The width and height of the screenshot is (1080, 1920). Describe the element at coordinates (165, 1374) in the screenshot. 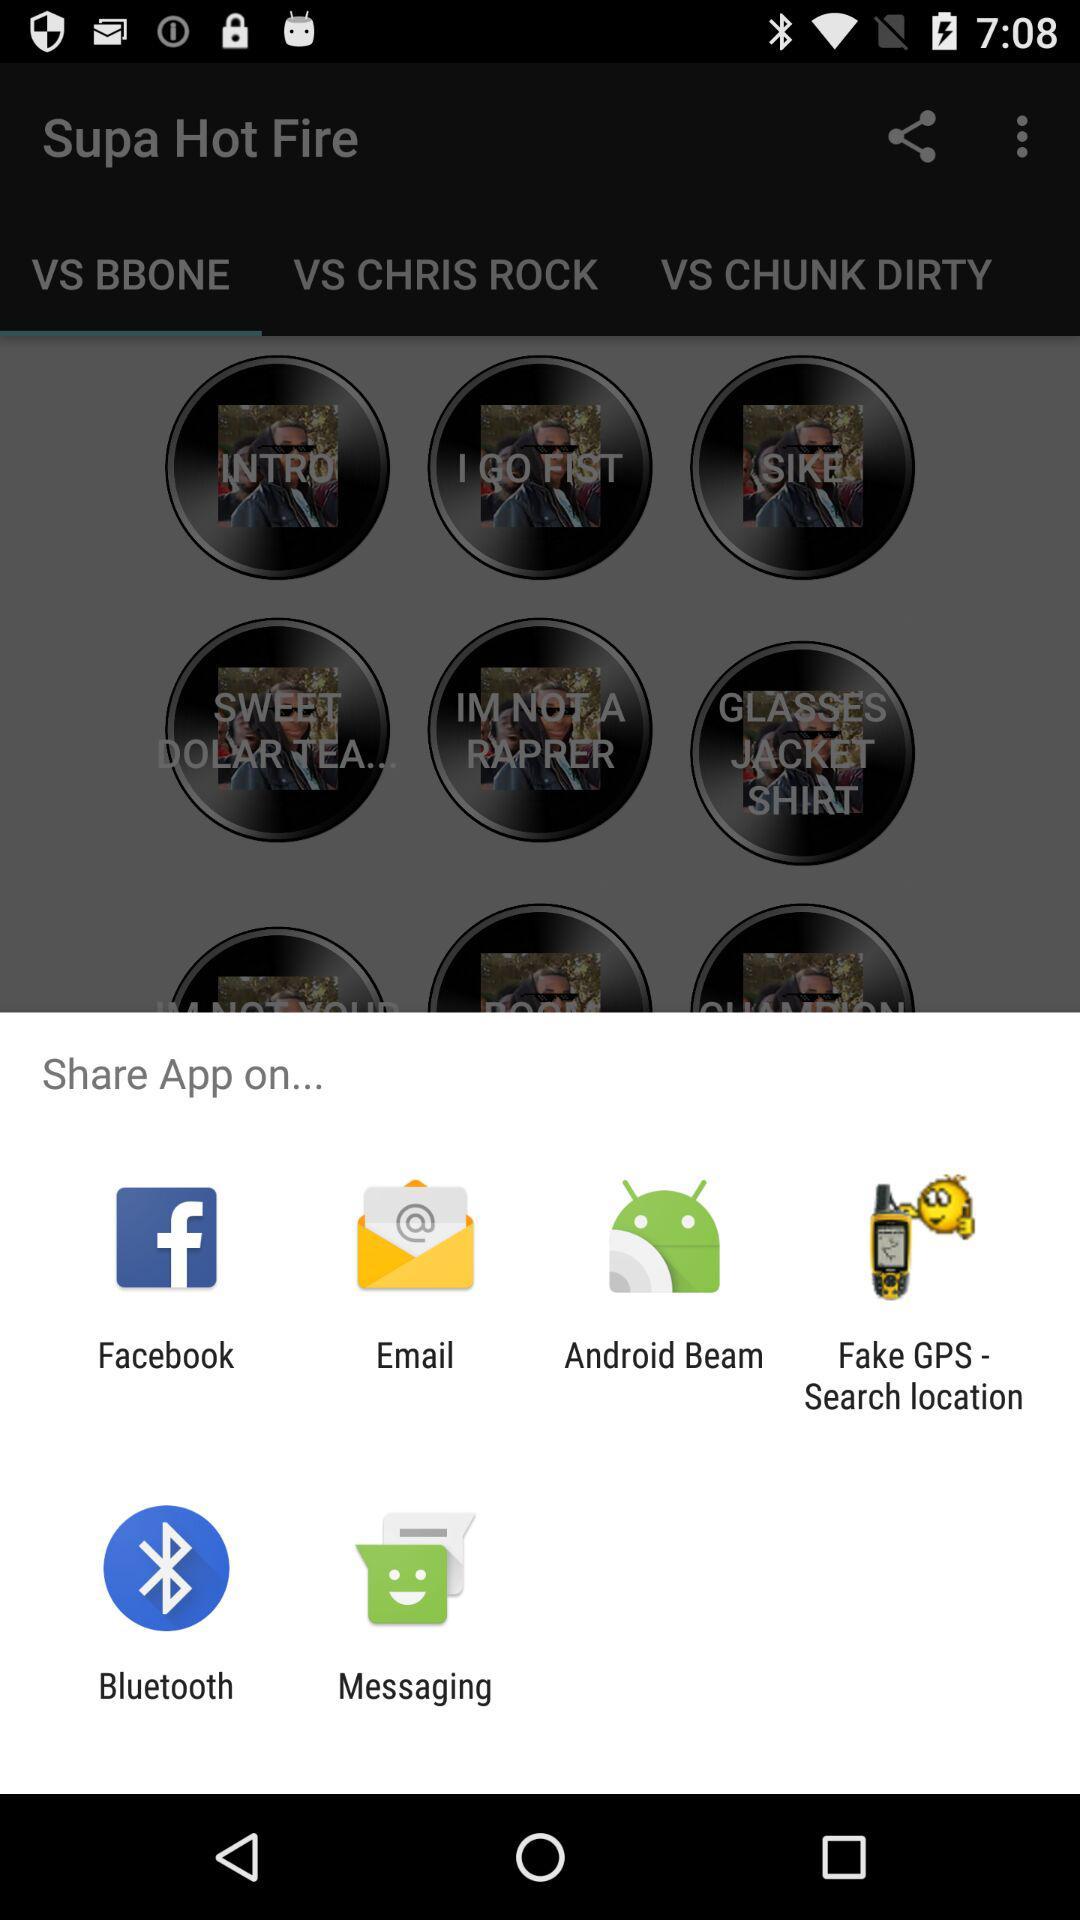

I see `item next to the email` at that location.